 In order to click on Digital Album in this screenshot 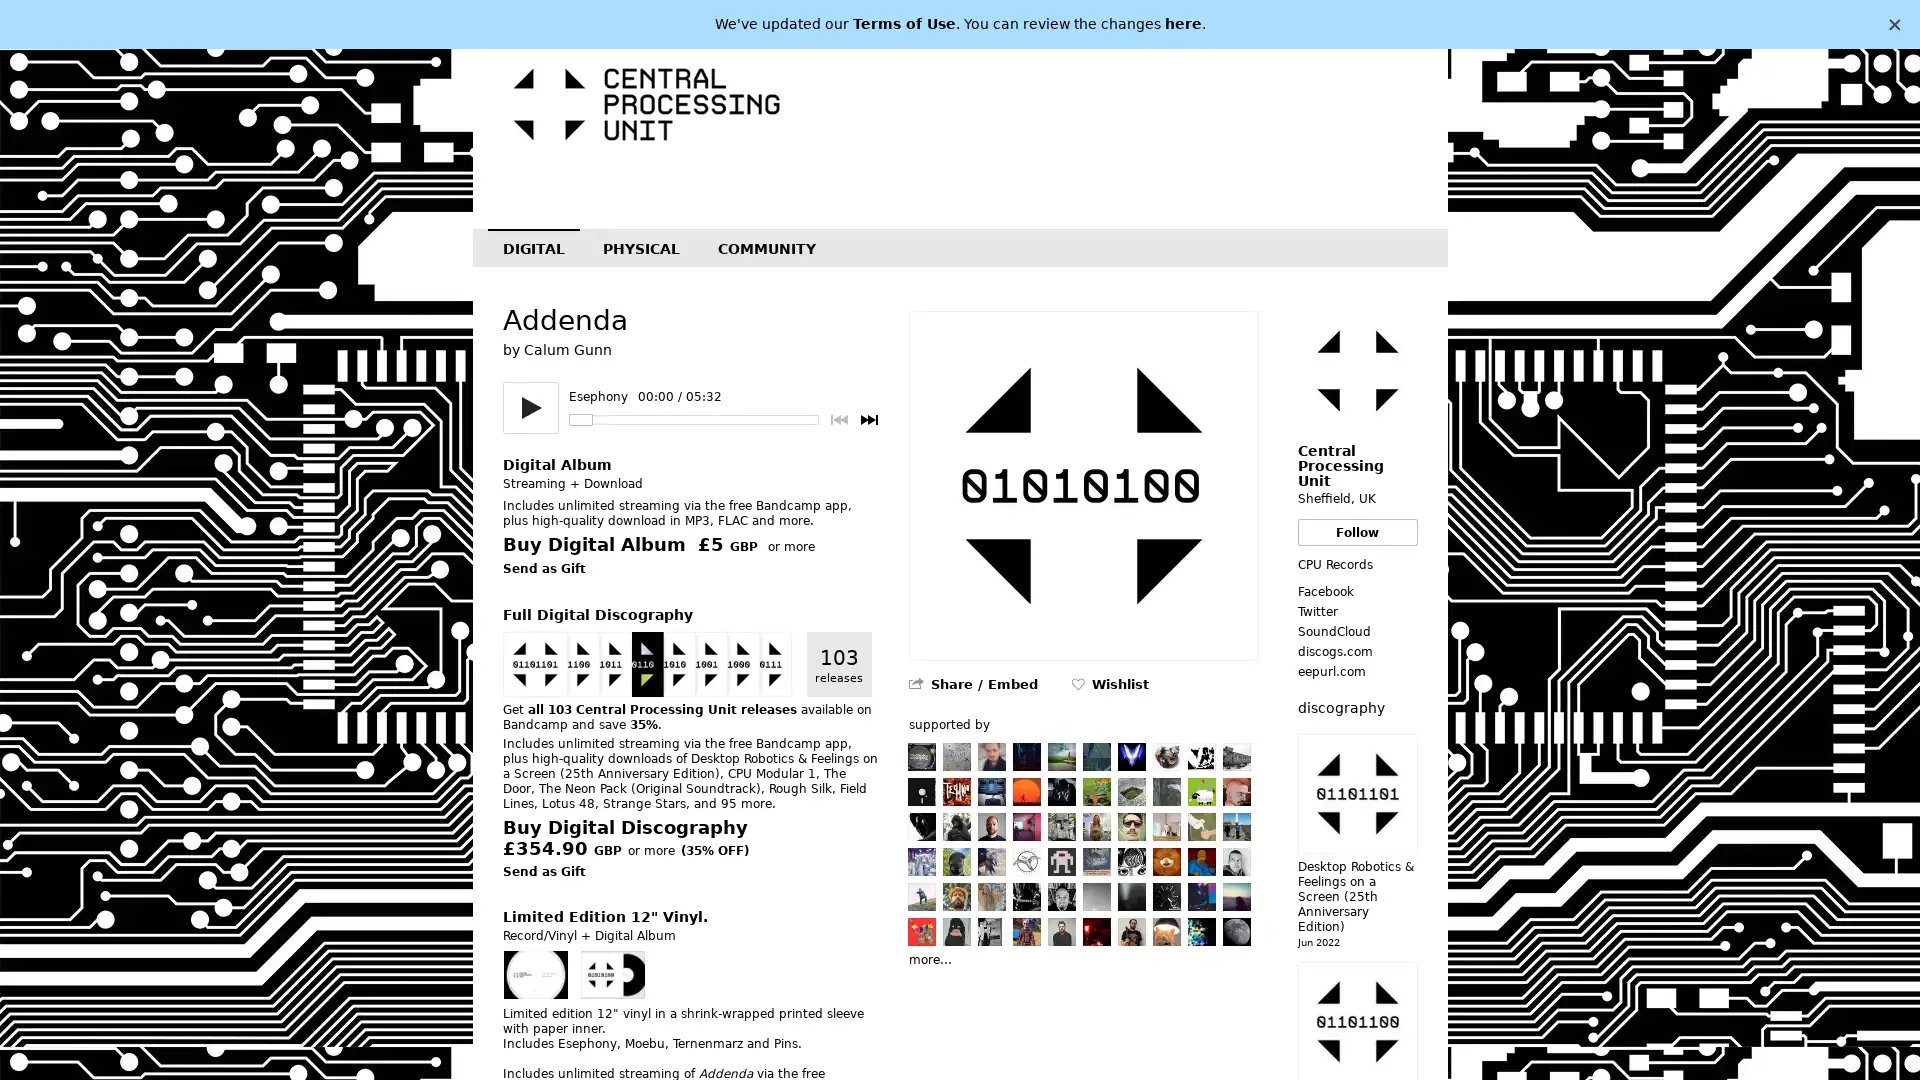, I will do `click(556, 465)`.